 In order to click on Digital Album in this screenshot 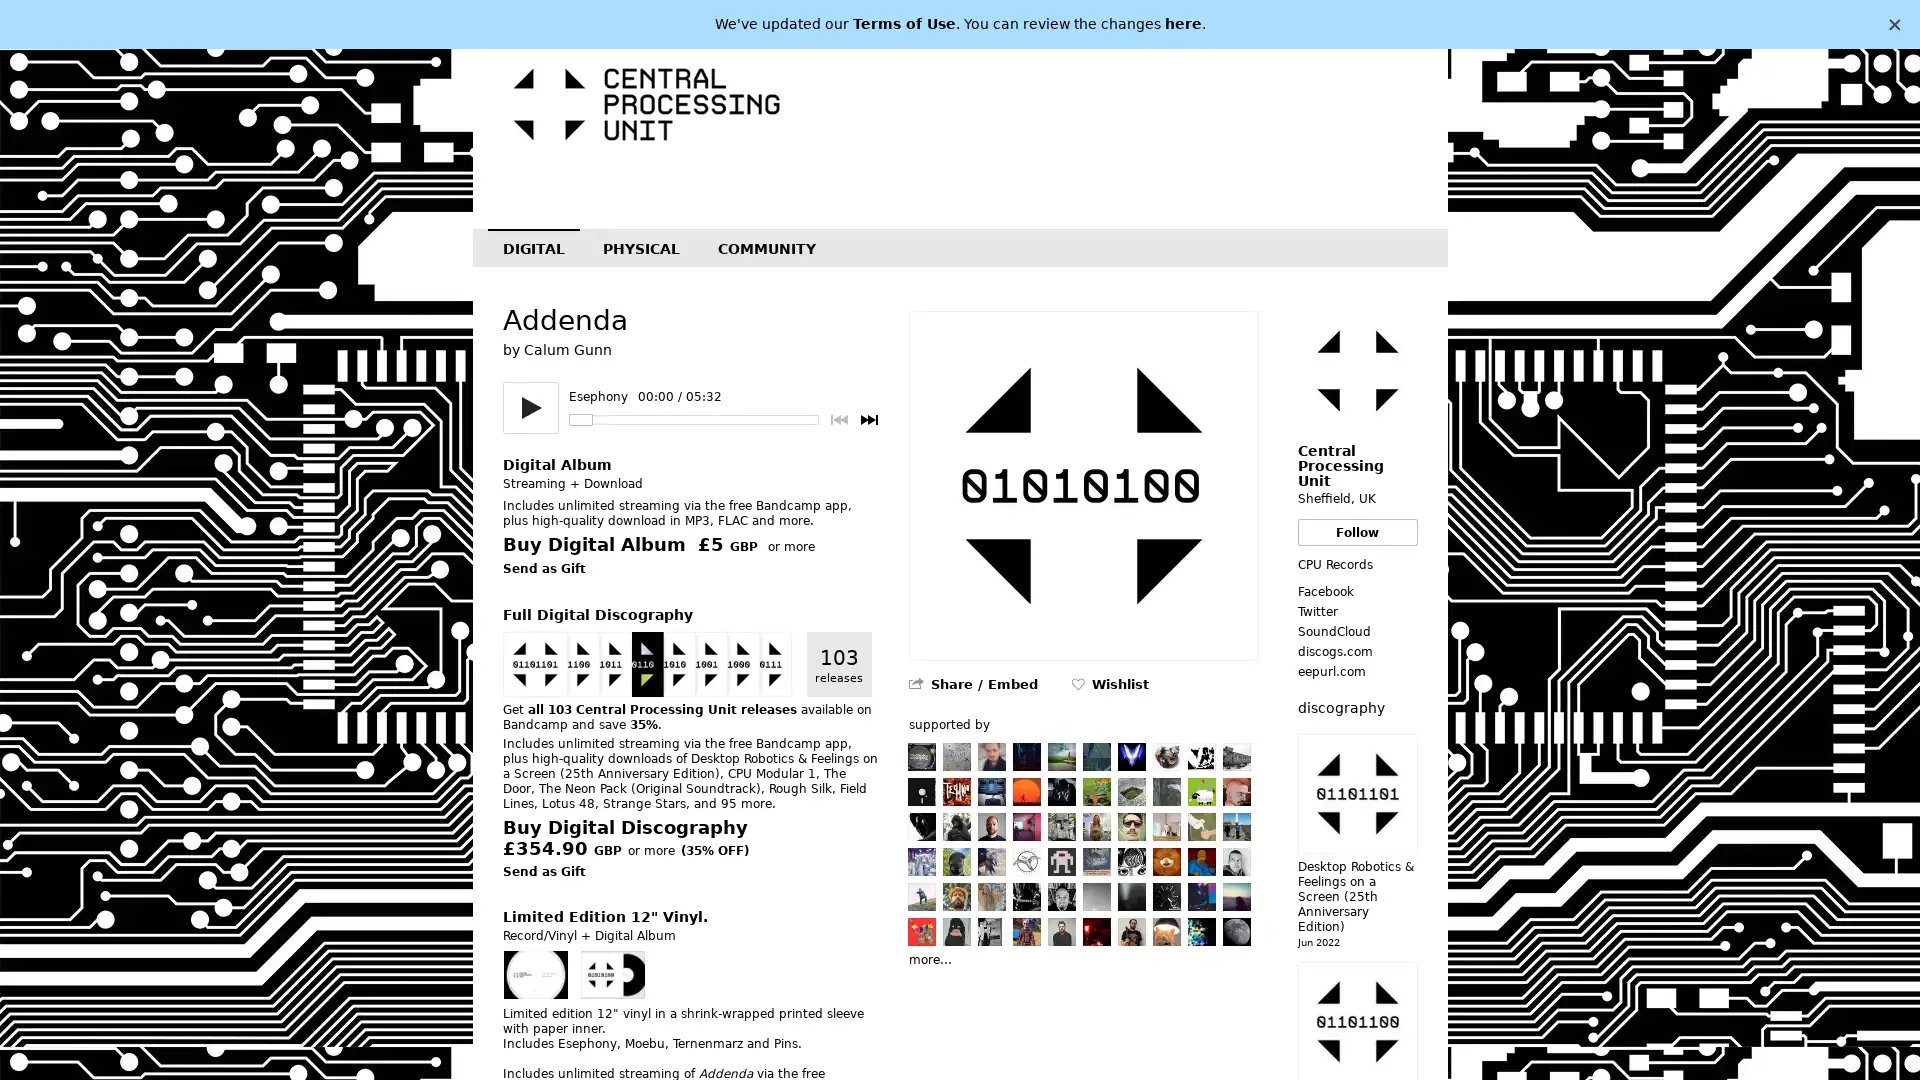, I will do `click(556, 465)`.